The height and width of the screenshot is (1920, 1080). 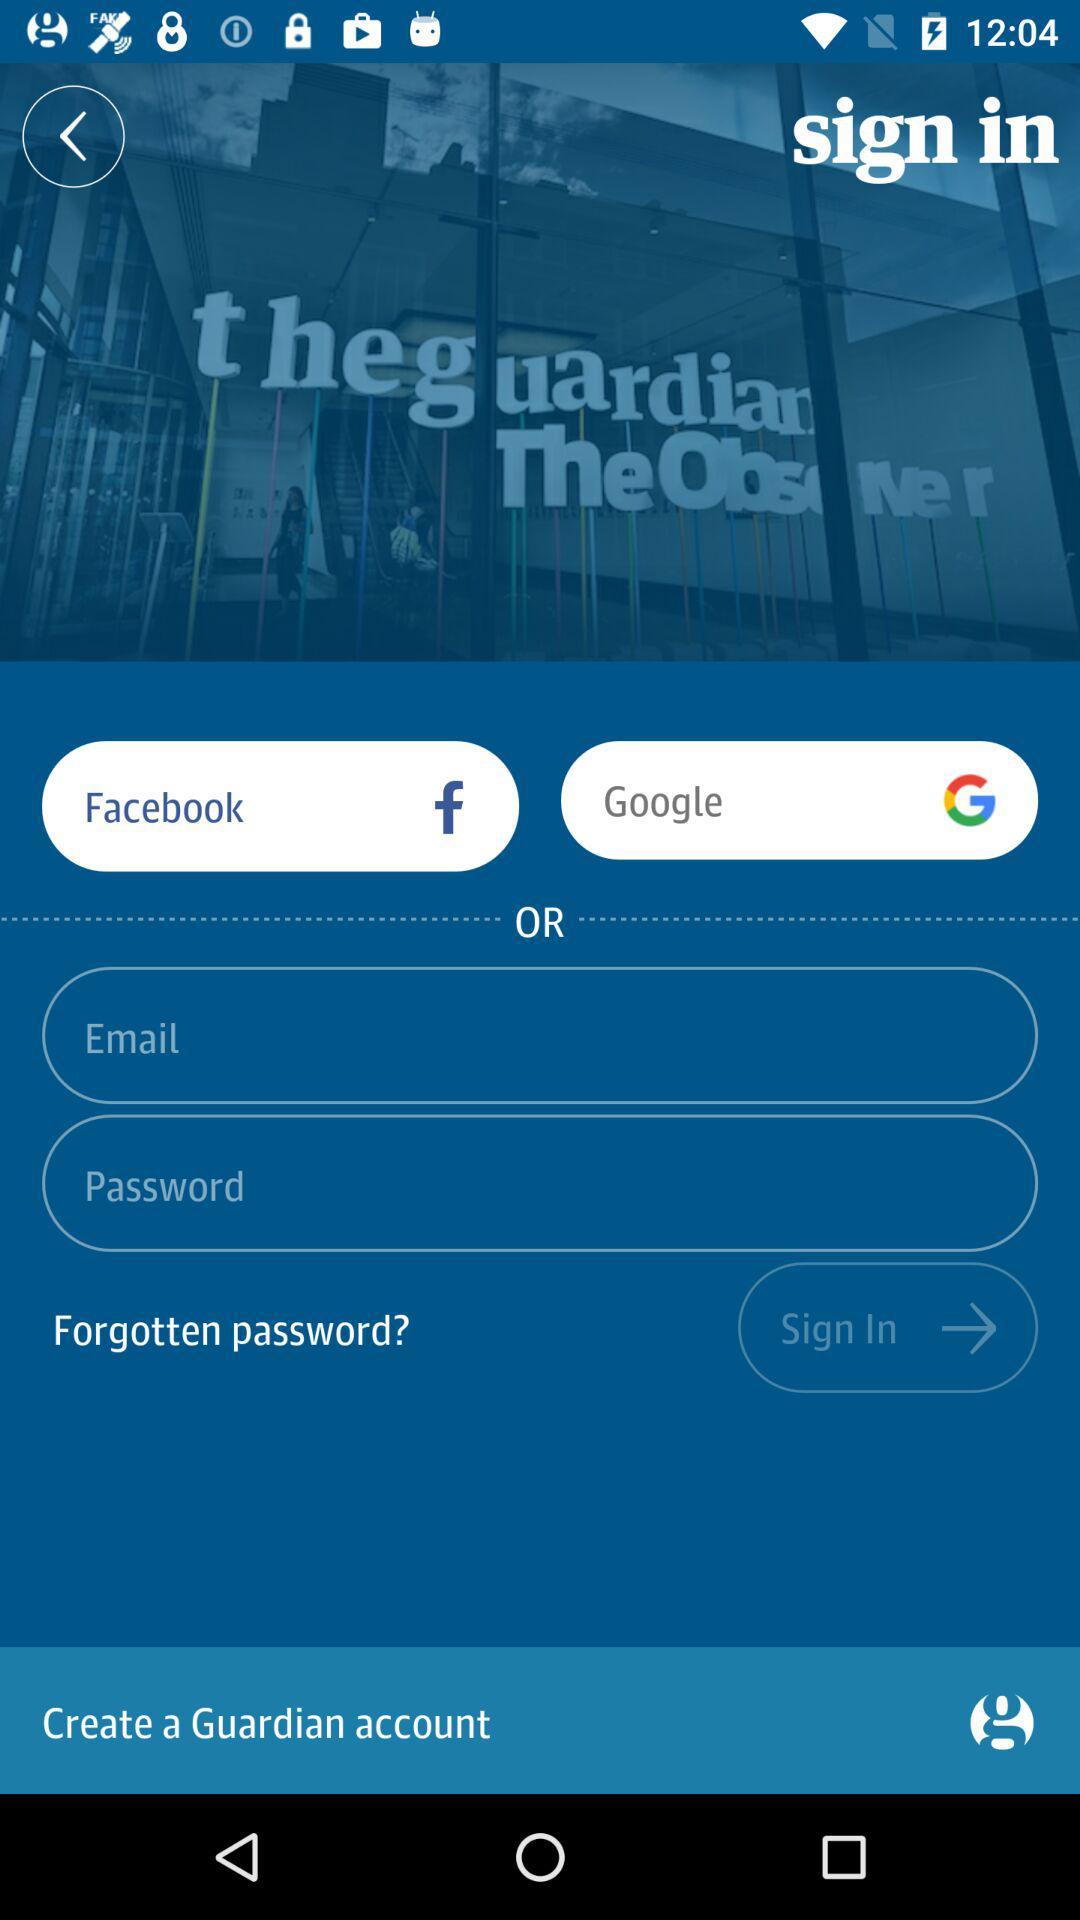 What do you see at coordinates (540, 1183) in the screenshot?
I see `password` at bounding box center [540, 1183].